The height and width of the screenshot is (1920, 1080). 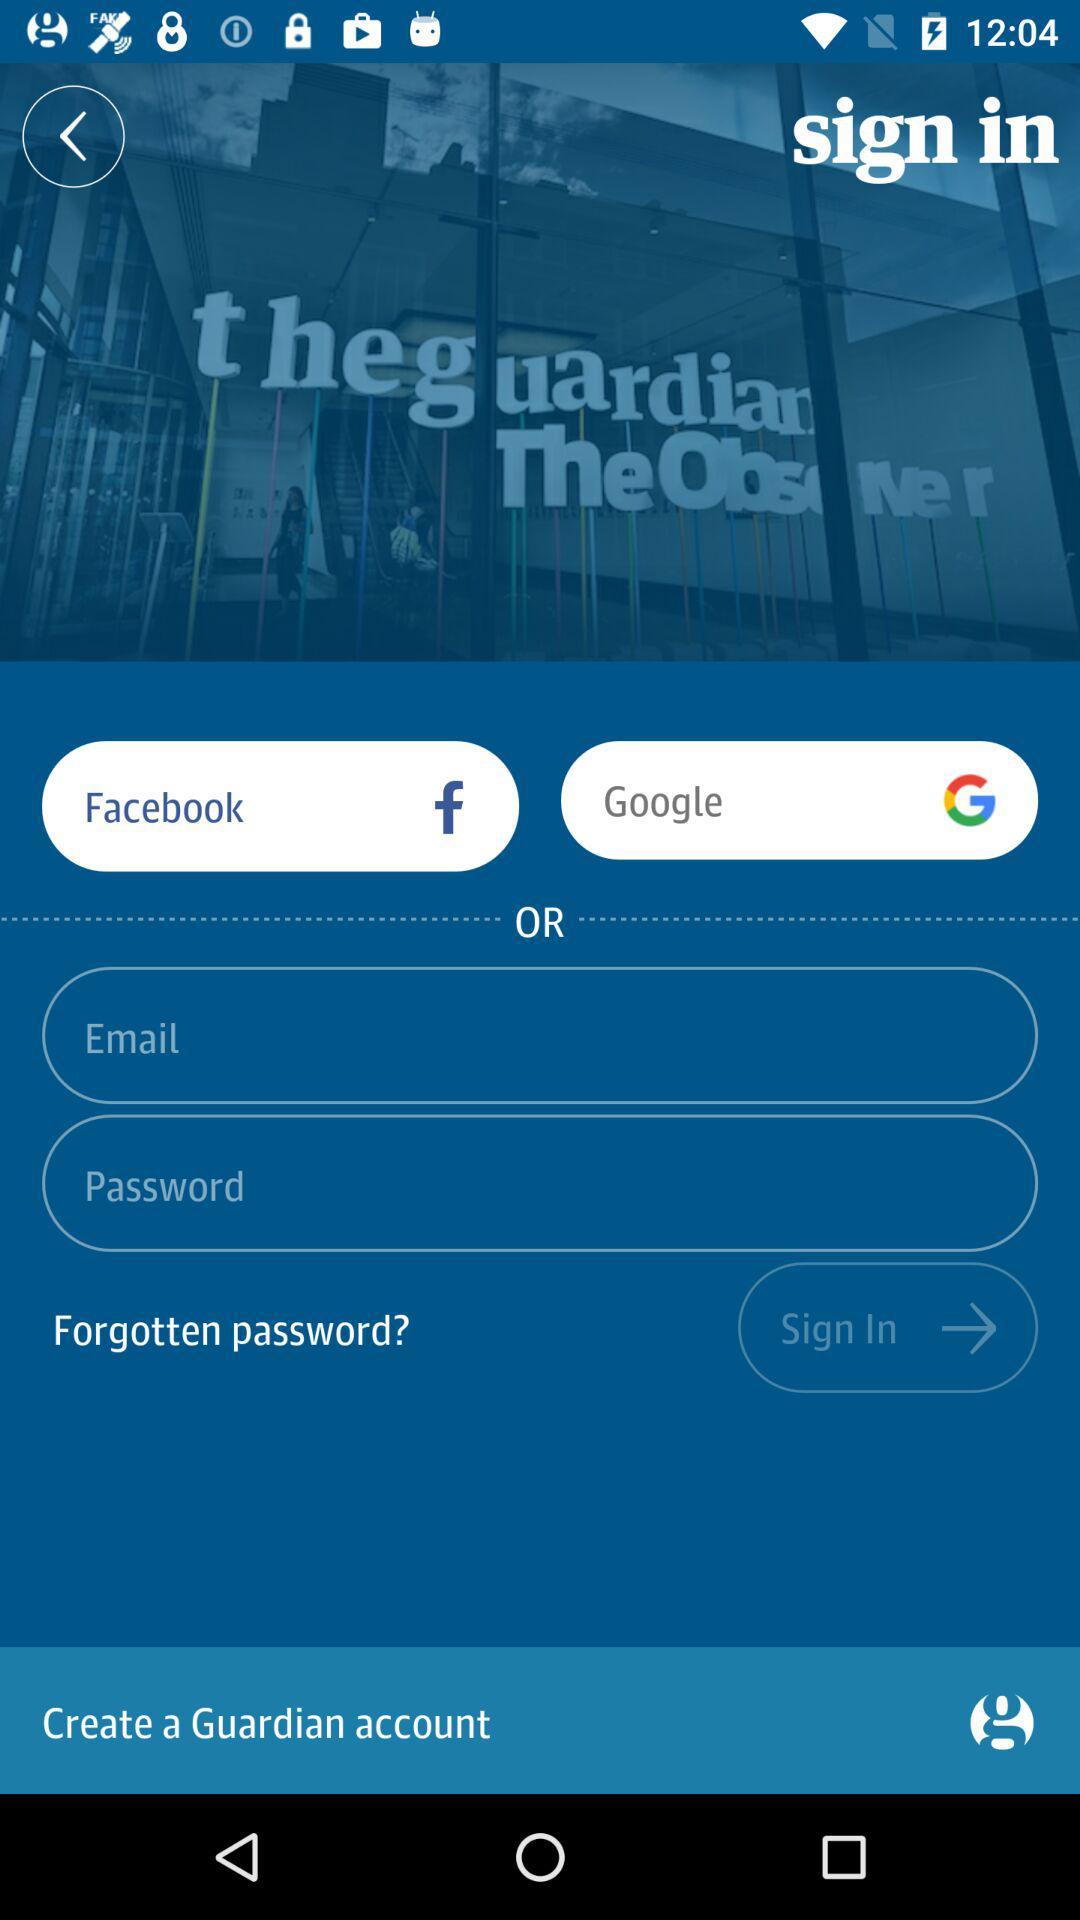 What do you see at coordinates (540, 1183) in the screenshot?
I see `password` at bounding box center [540, 1183].